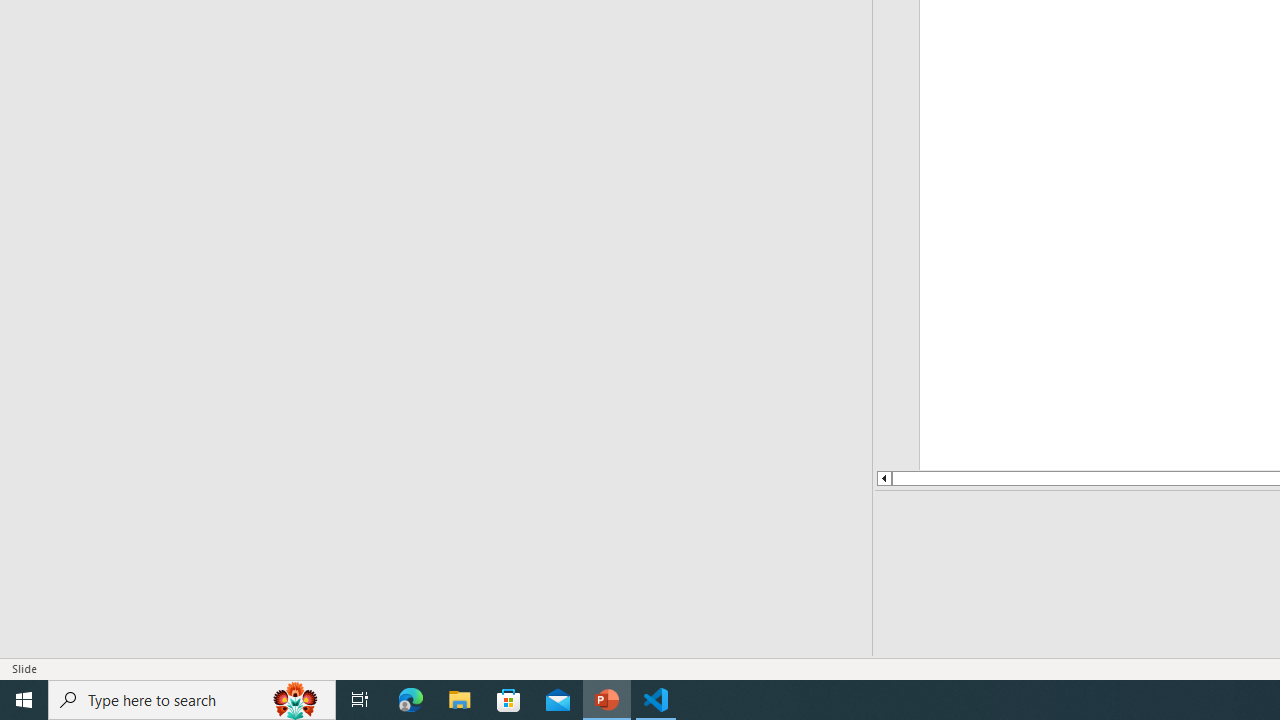 This screenshot has width=1280, height=720. I want to click on 'PowerPoint - 1 running window', so click(606, 698).